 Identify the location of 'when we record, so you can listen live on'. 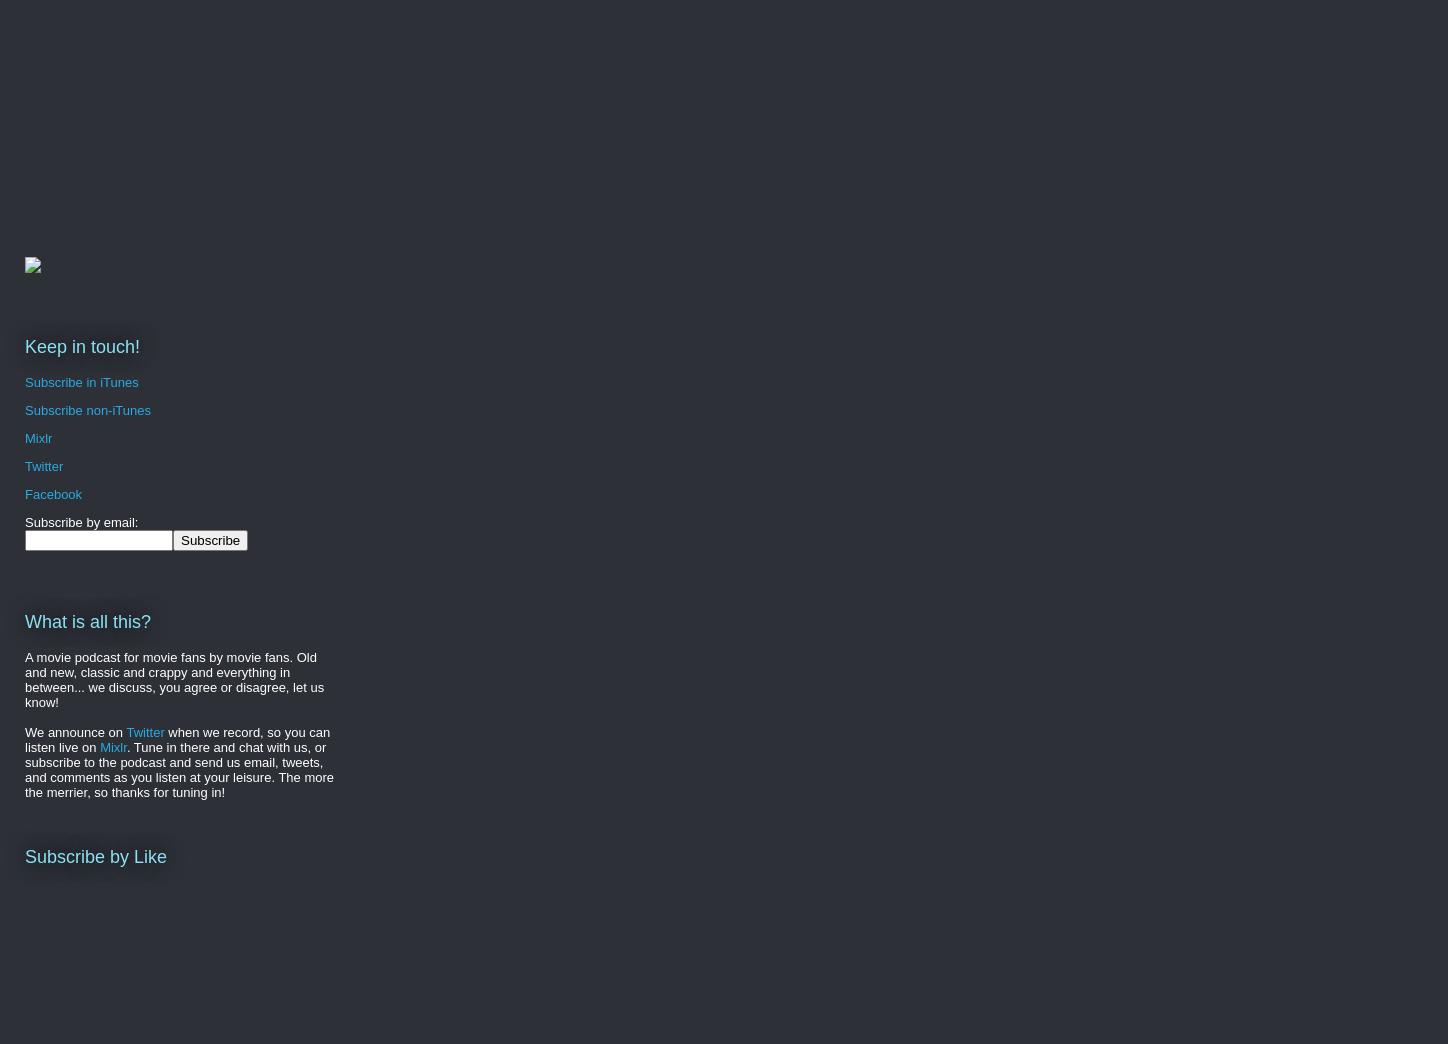
(176, 739).